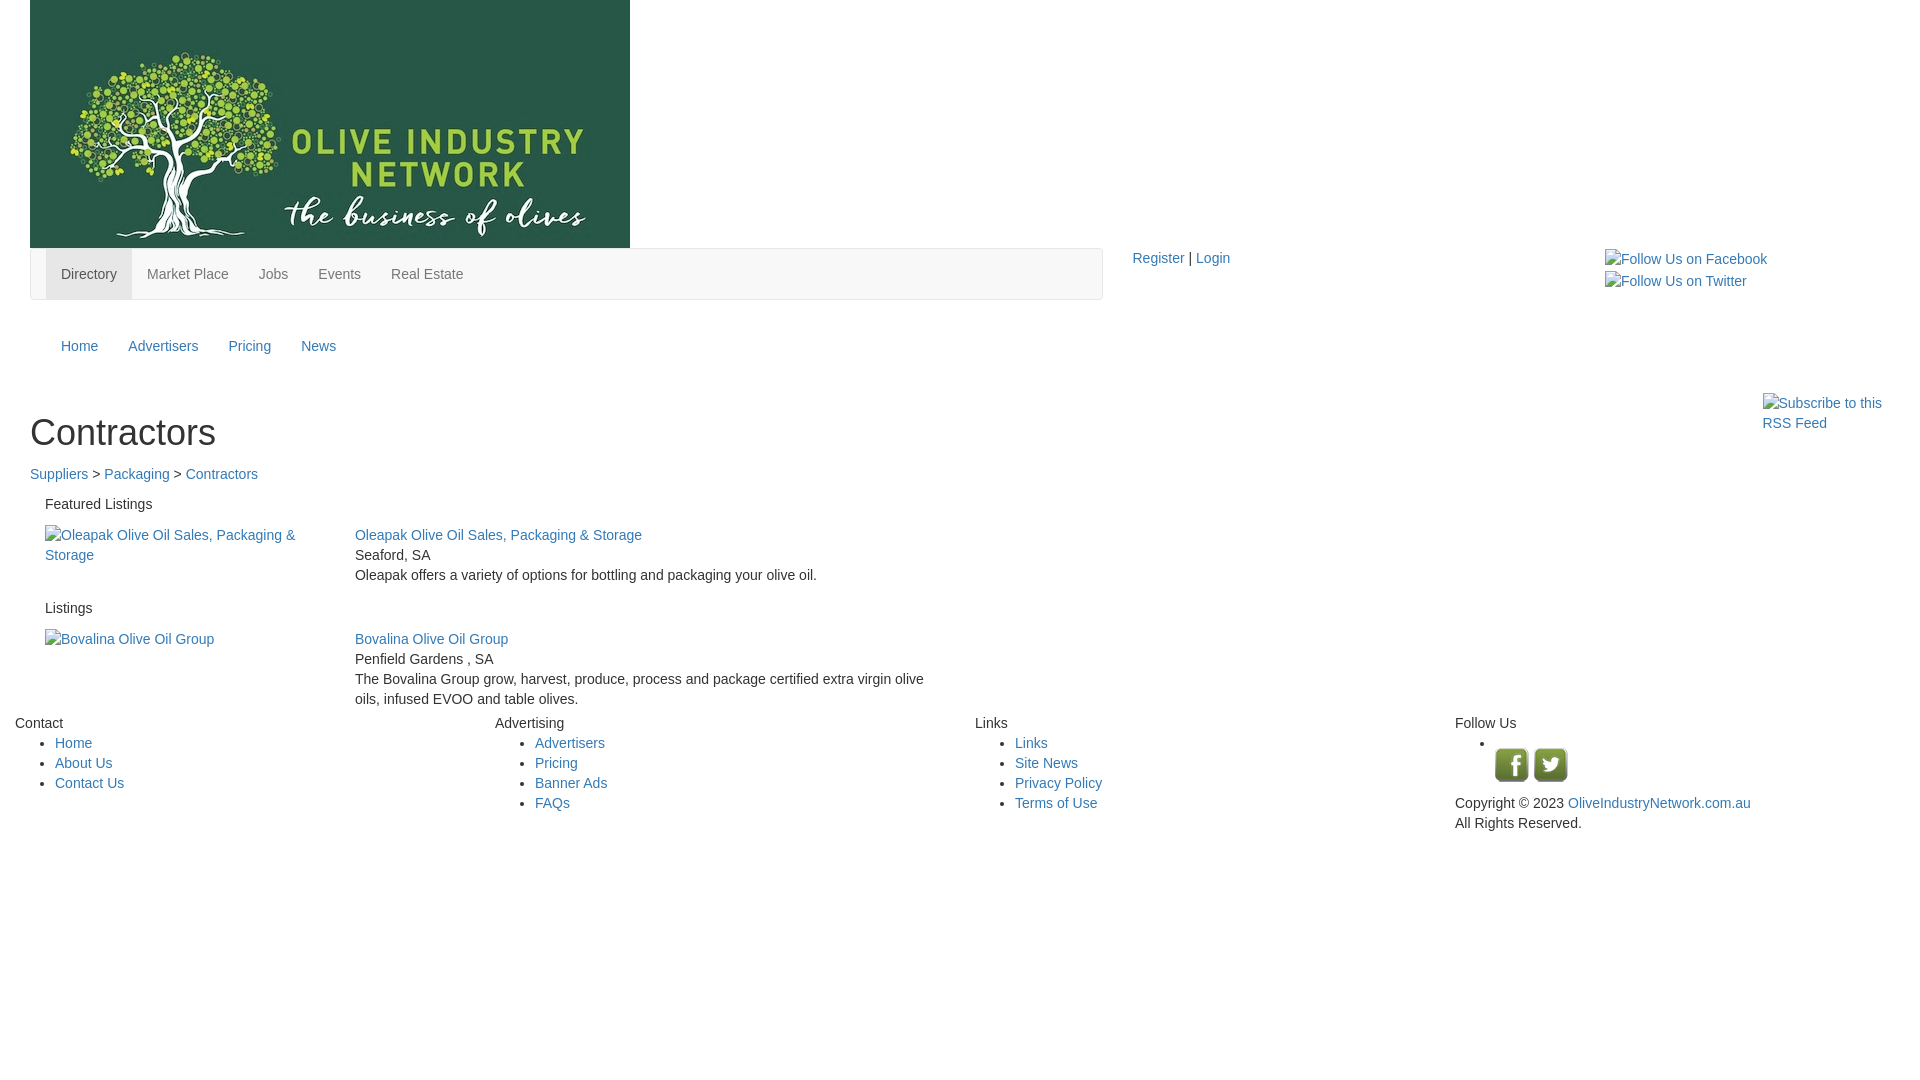 This screenshot has width=1920, height=1080. What do you see at coordinates (317, 345) in the screenshot?
I see `'News'` at bounding box center [317, 345].